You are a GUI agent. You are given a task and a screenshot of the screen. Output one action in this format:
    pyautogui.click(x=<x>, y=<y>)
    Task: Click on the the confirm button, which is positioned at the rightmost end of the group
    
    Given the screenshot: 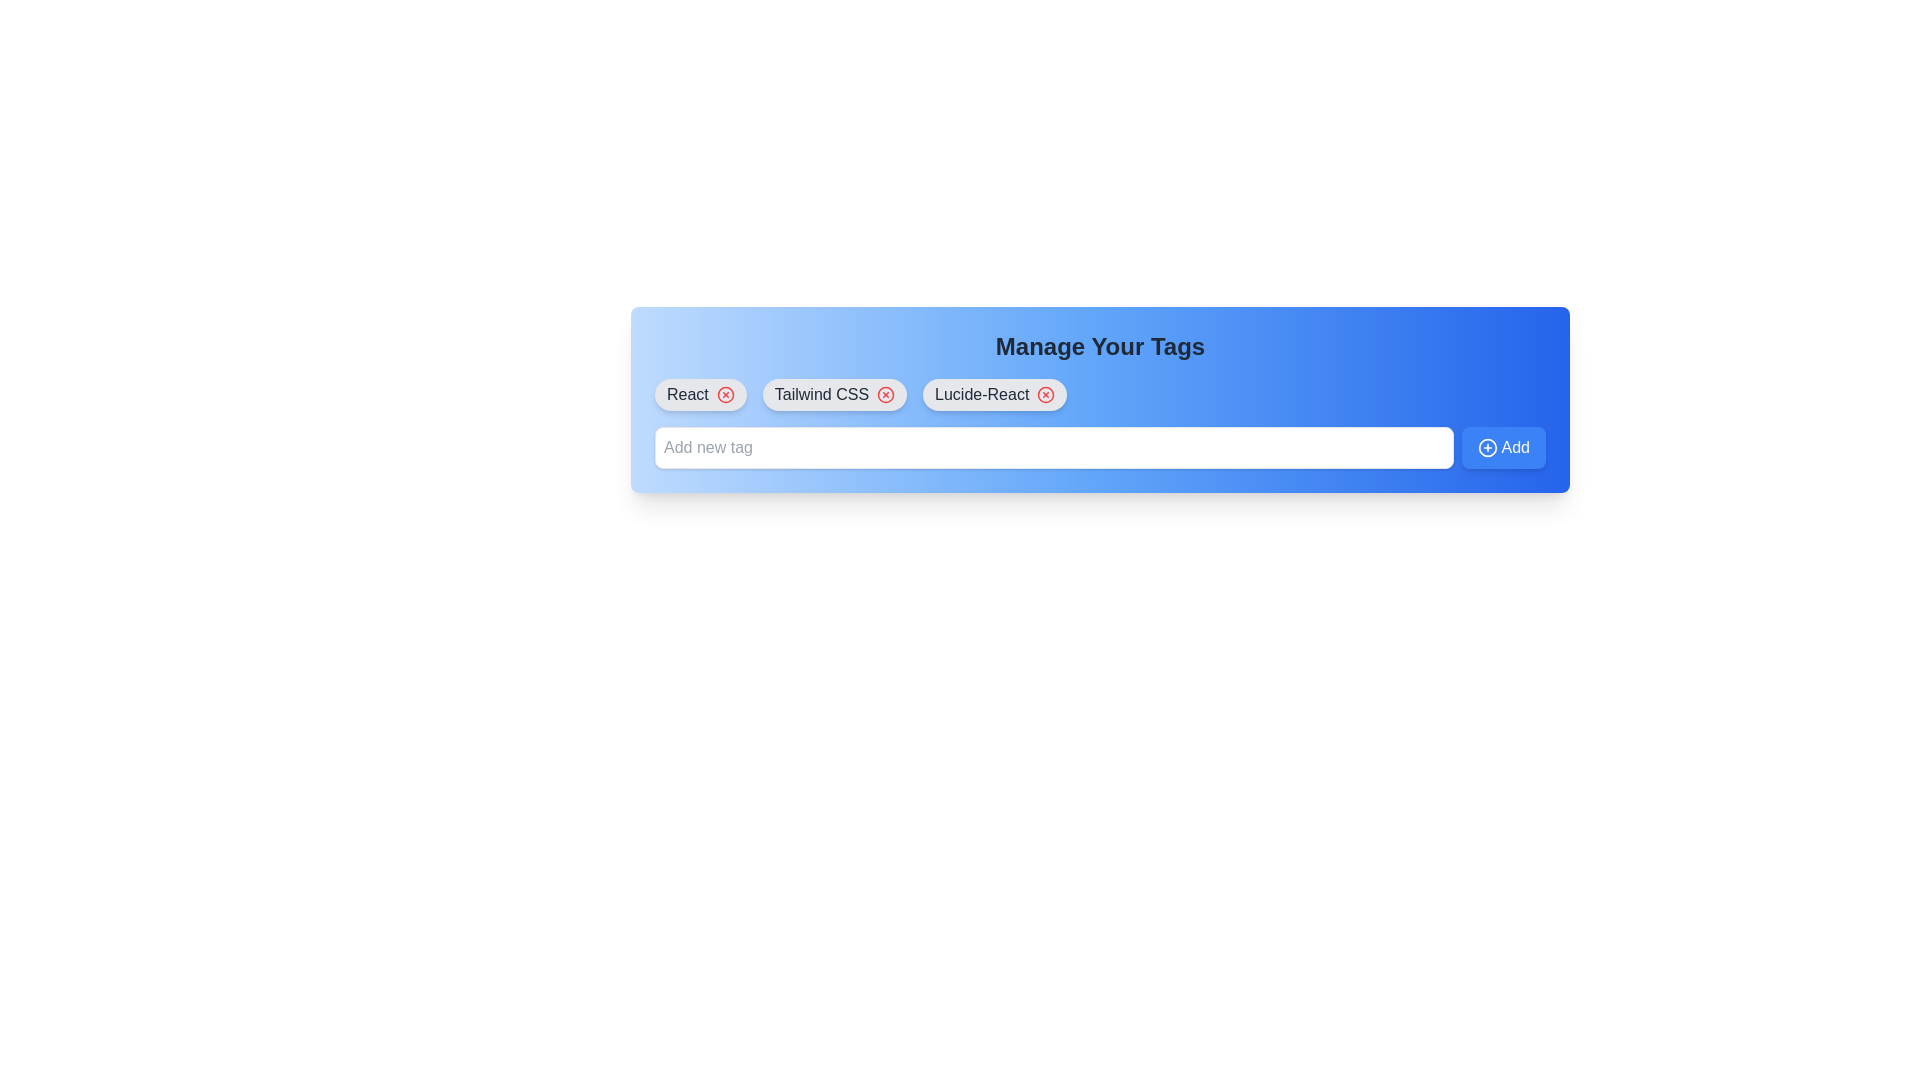 What is the action you would take?
    pyautogui.click(x=1503, y=446)
    